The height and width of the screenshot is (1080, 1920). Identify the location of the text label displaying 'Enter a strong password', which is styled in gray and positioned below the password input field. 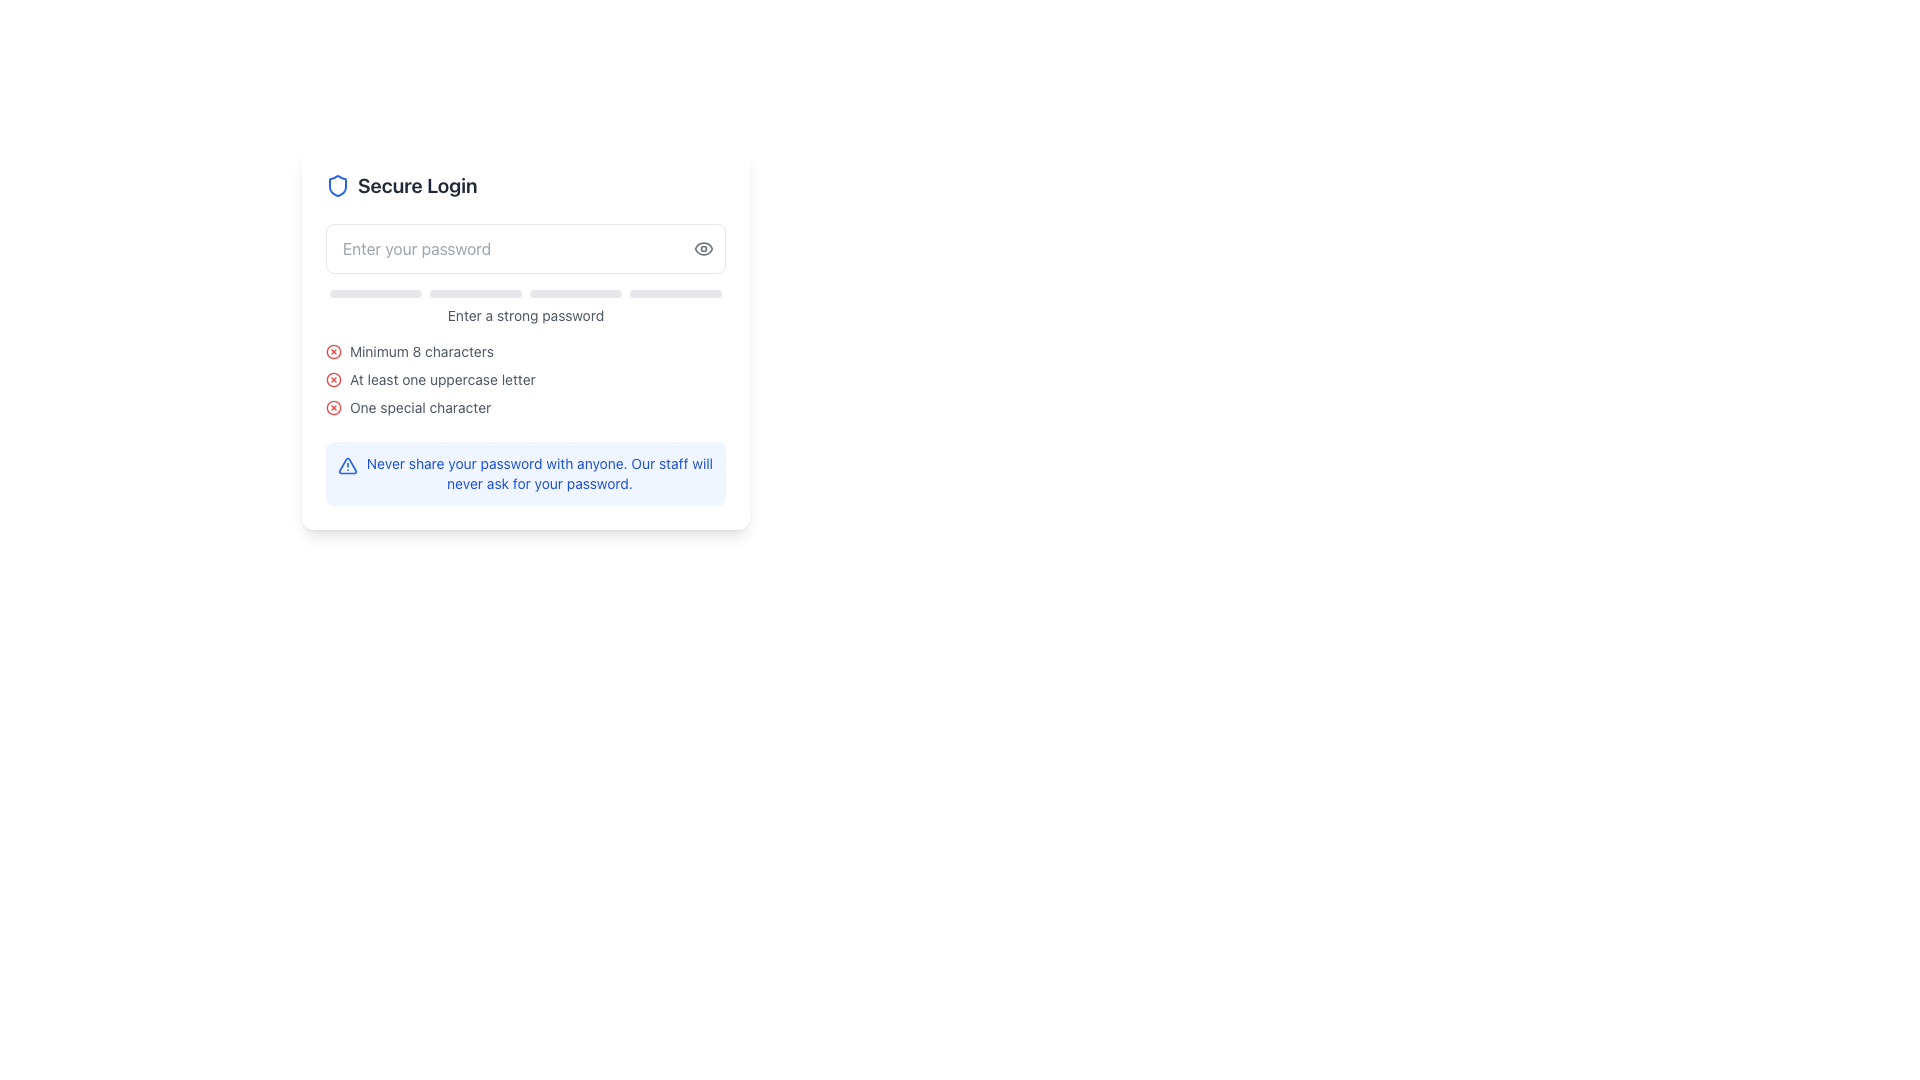
(526, 308).